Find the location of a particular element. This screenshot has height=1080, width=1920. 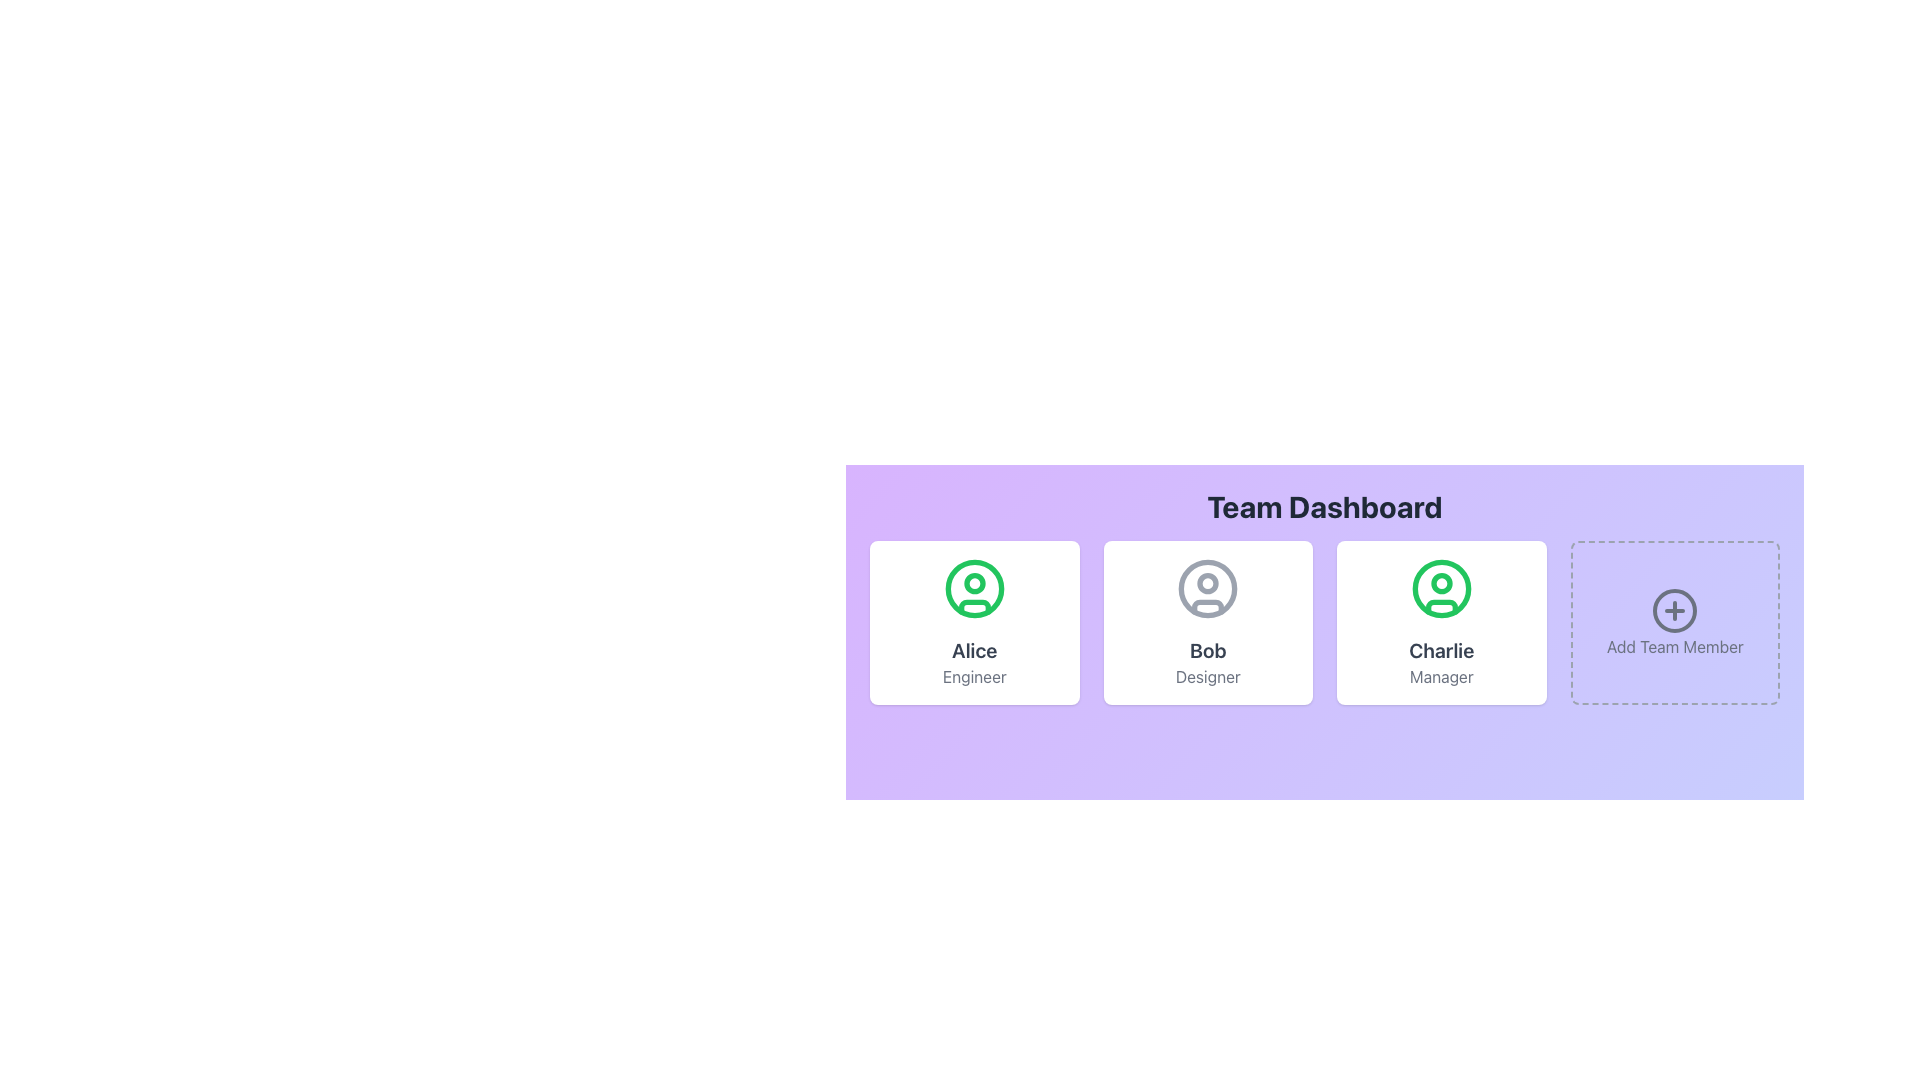

the curving line representing the shoulders or chest of the user avatar icon, which is the third icon in a horizontal row of user icons is located at coordinates (1441, 606).